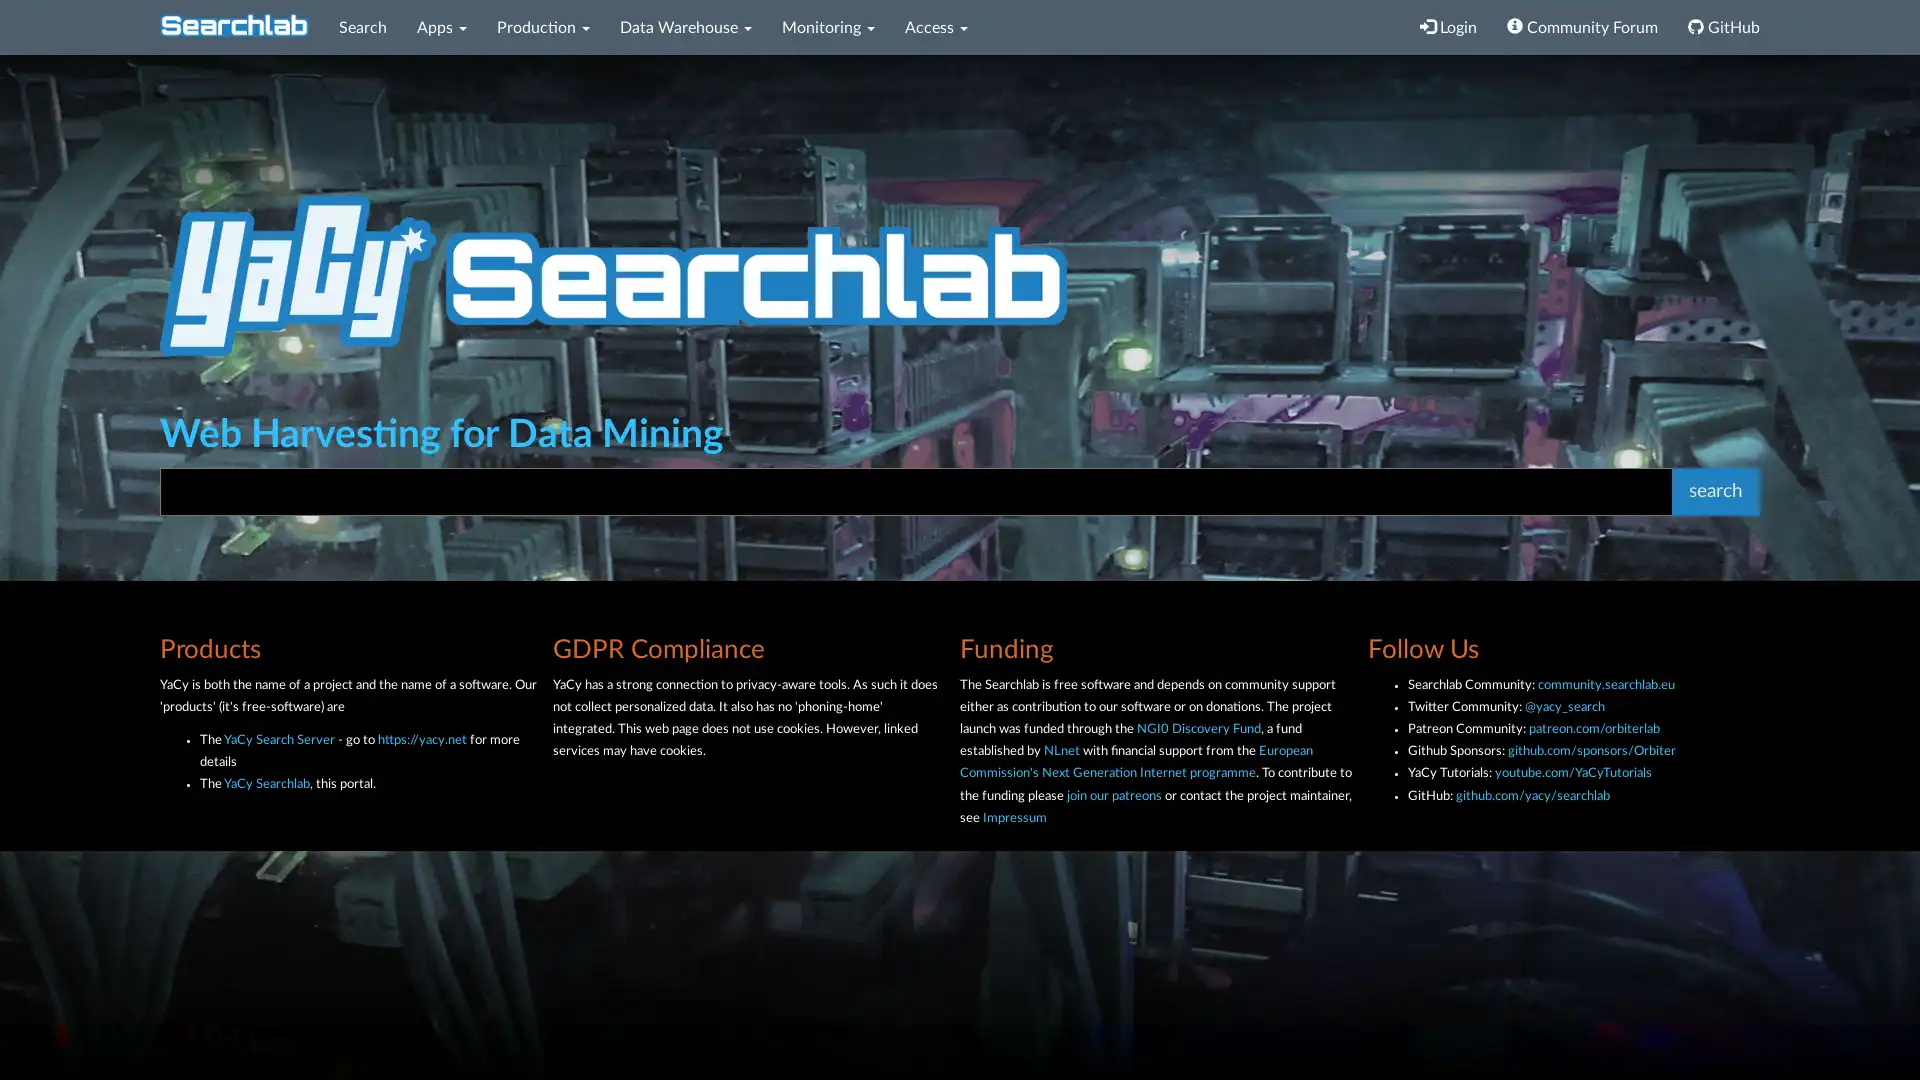 The height and width of the screenshot is (1080, 1920). What do you see at coordinates (1715, 492) in the screenshot?
I see `search` at bounding box center [1715, 492].